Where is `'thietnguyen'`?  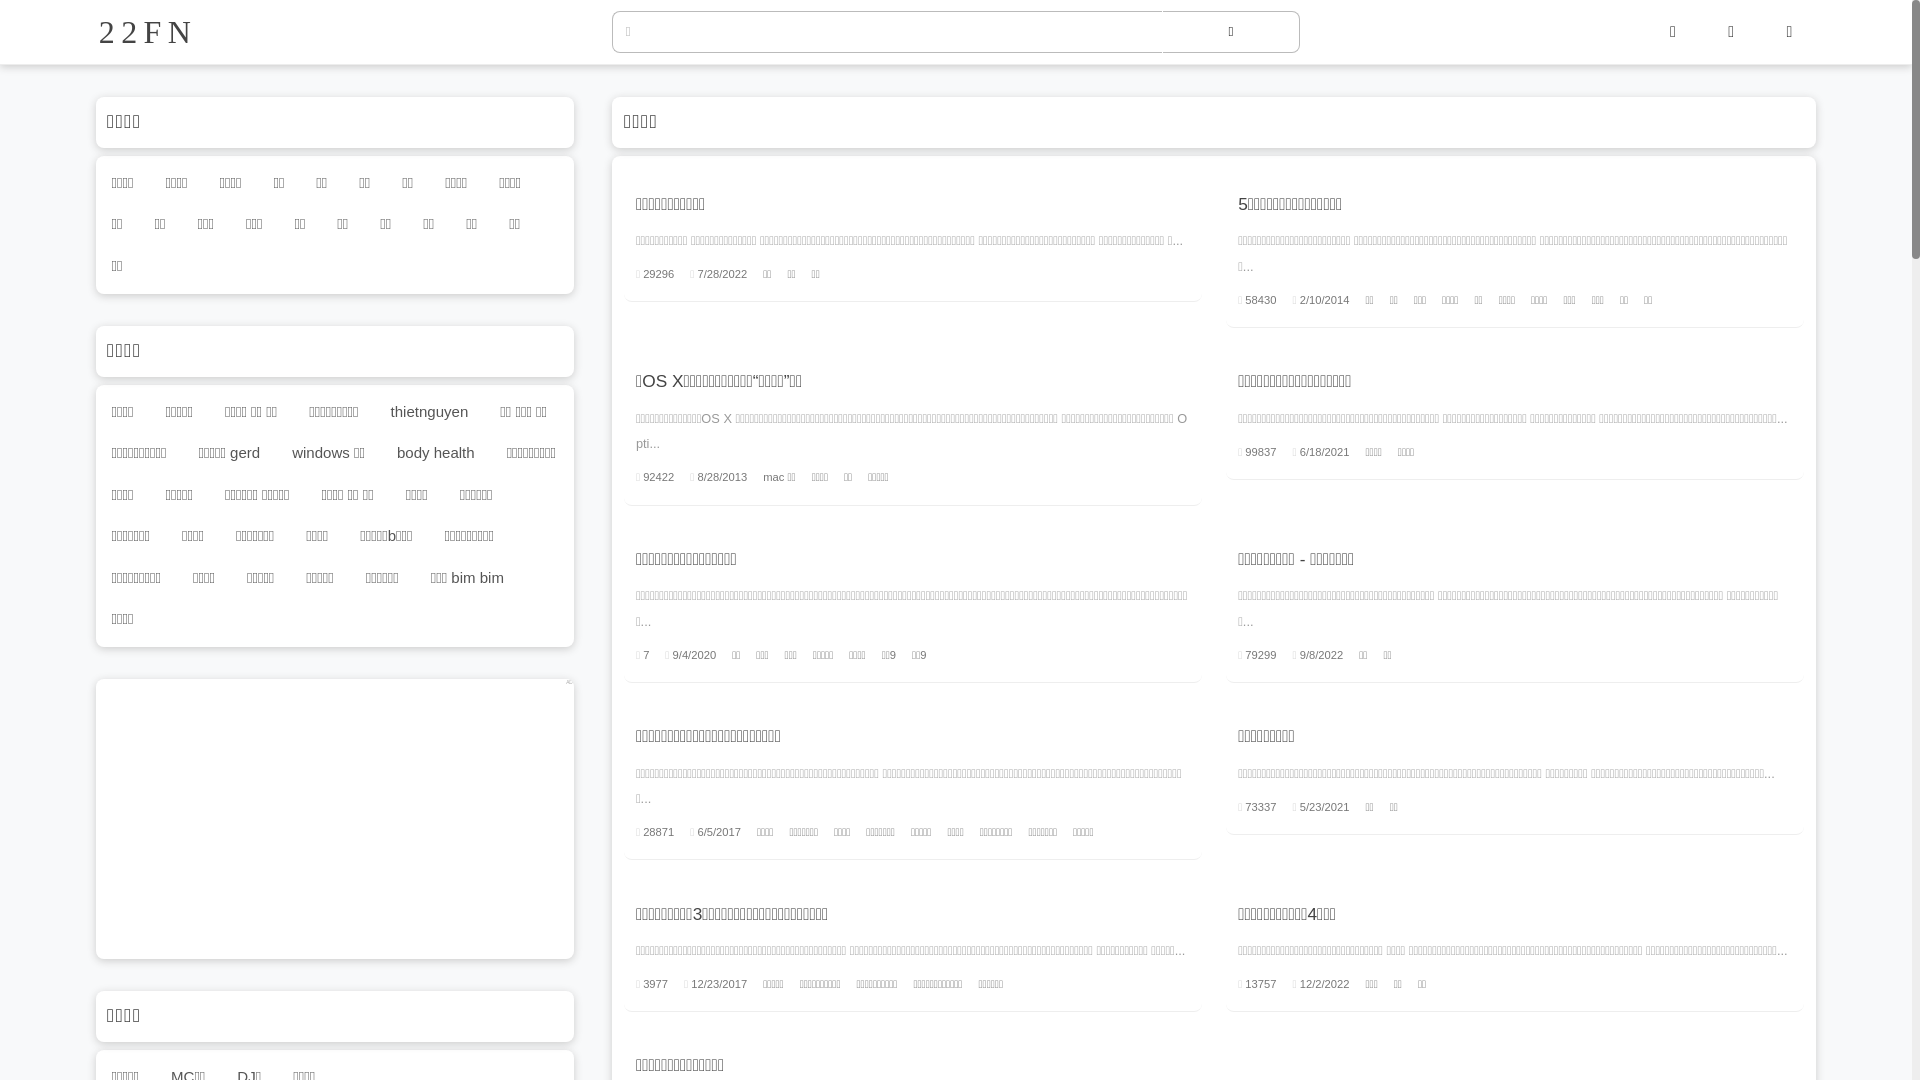
'thietnguyen' is located at coordinates (428, 410).